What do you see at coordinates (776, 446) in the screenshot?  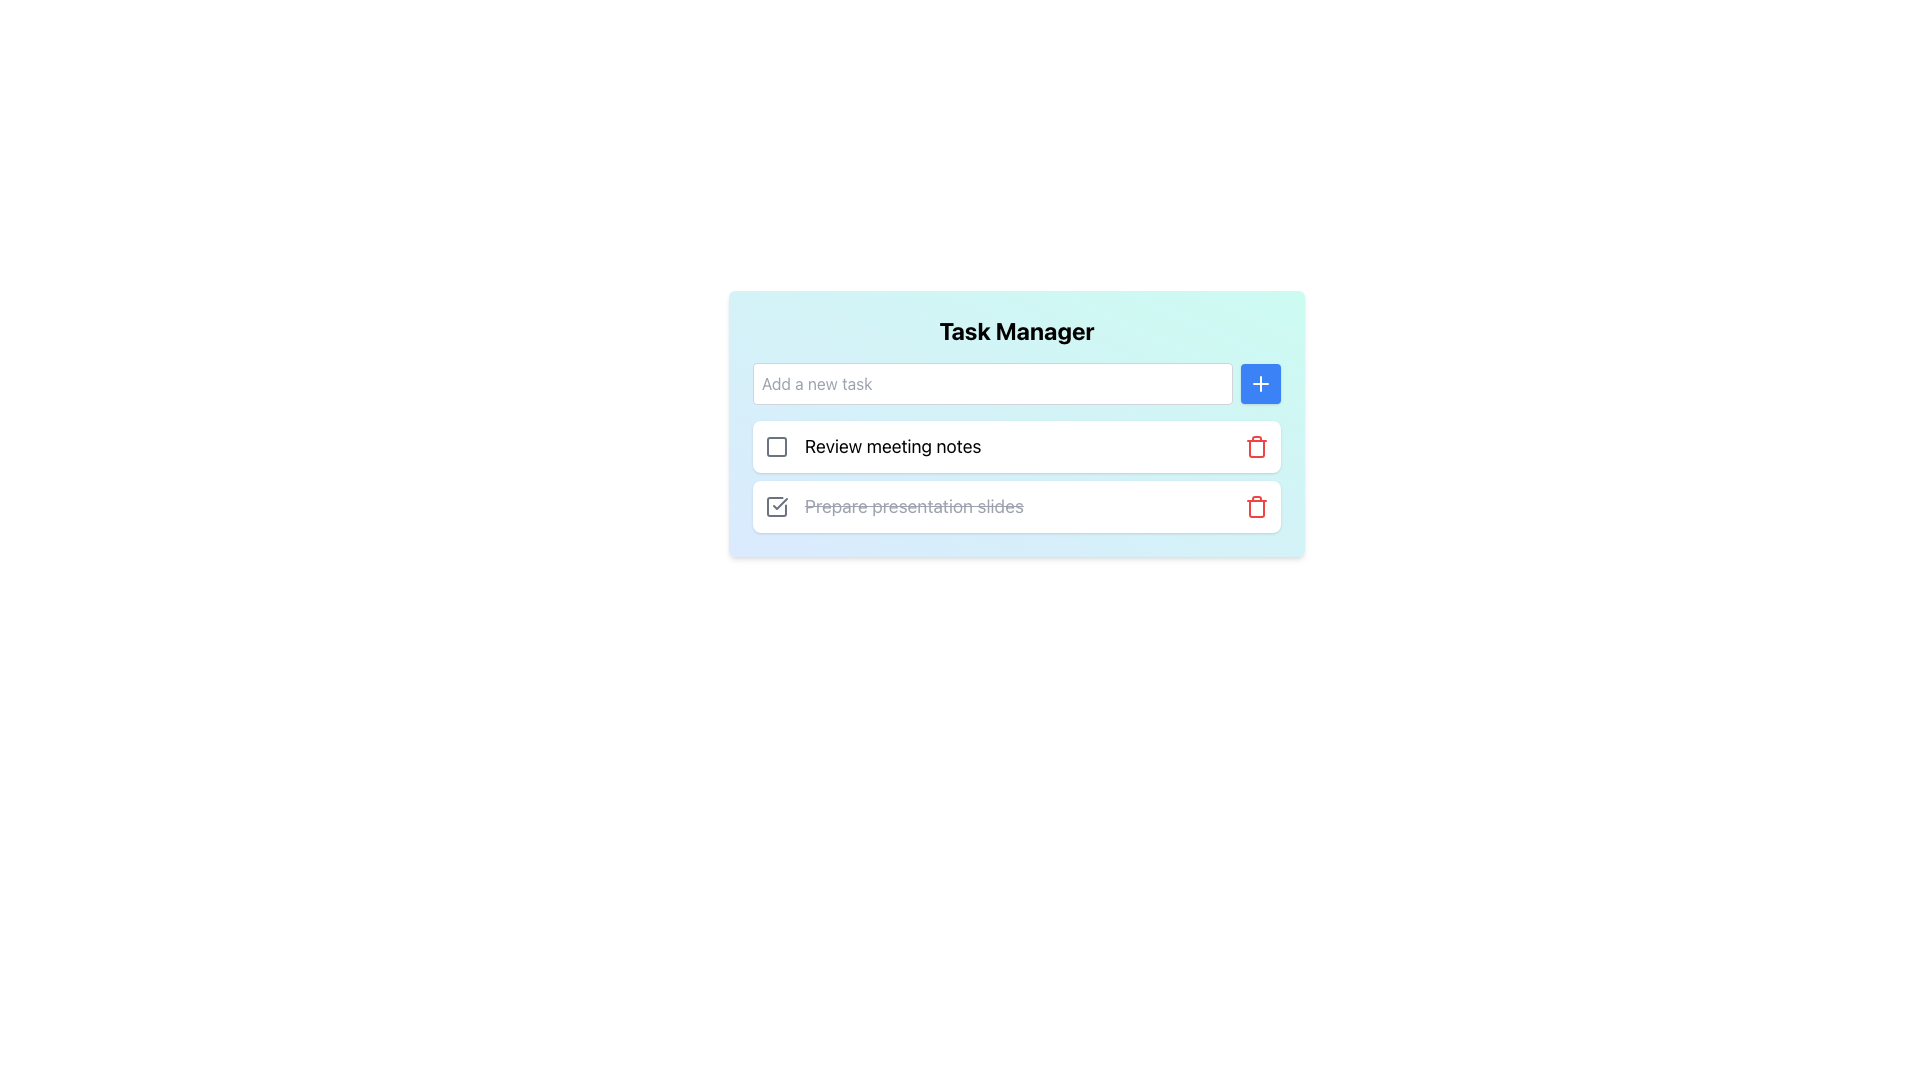 I see `the interactive square icon with a gray border located to the left of the 'Review meeting notes' text under the 'Task Manager' header` at bounding box center [776, 446].